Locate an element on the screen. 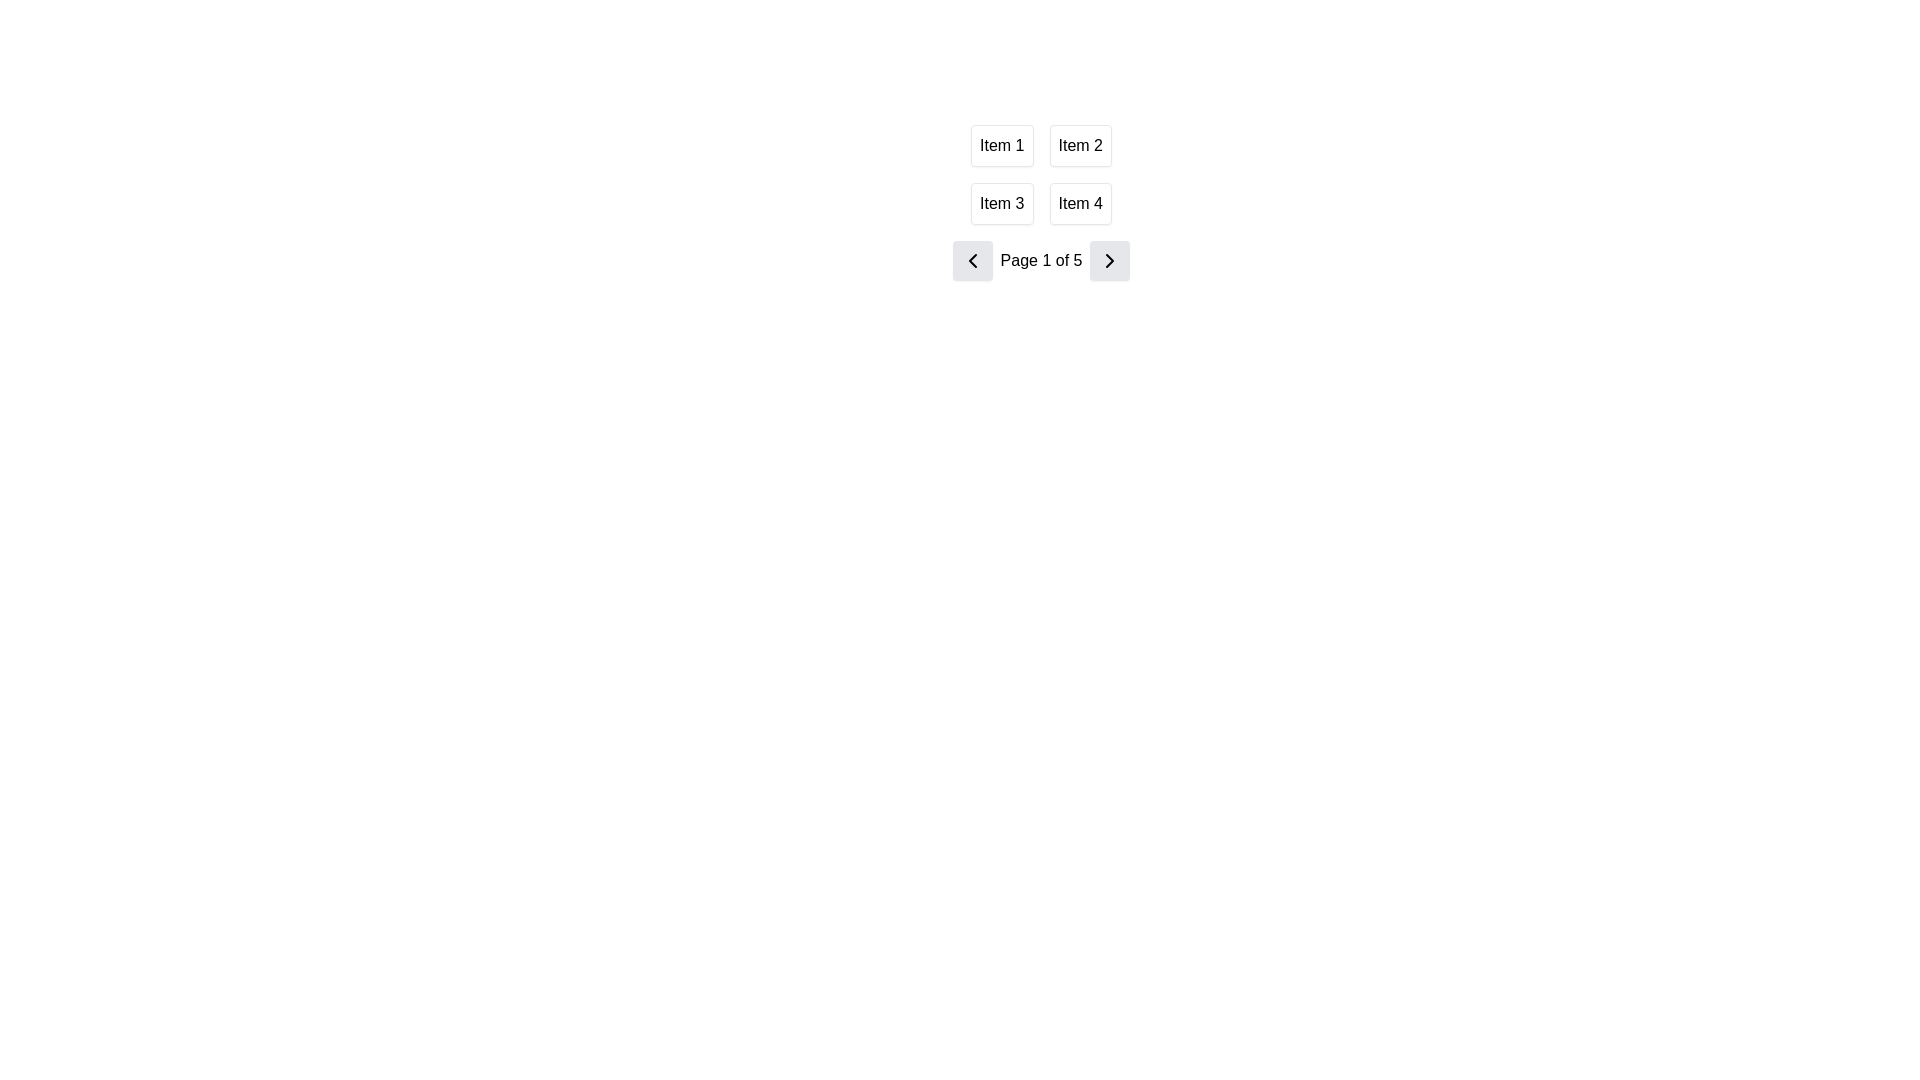 The height and width of the screenshot is (1080, 1920). the rectangular button with a light gray background and a right-pointing black chevron is located at coordinates (1109, 260).